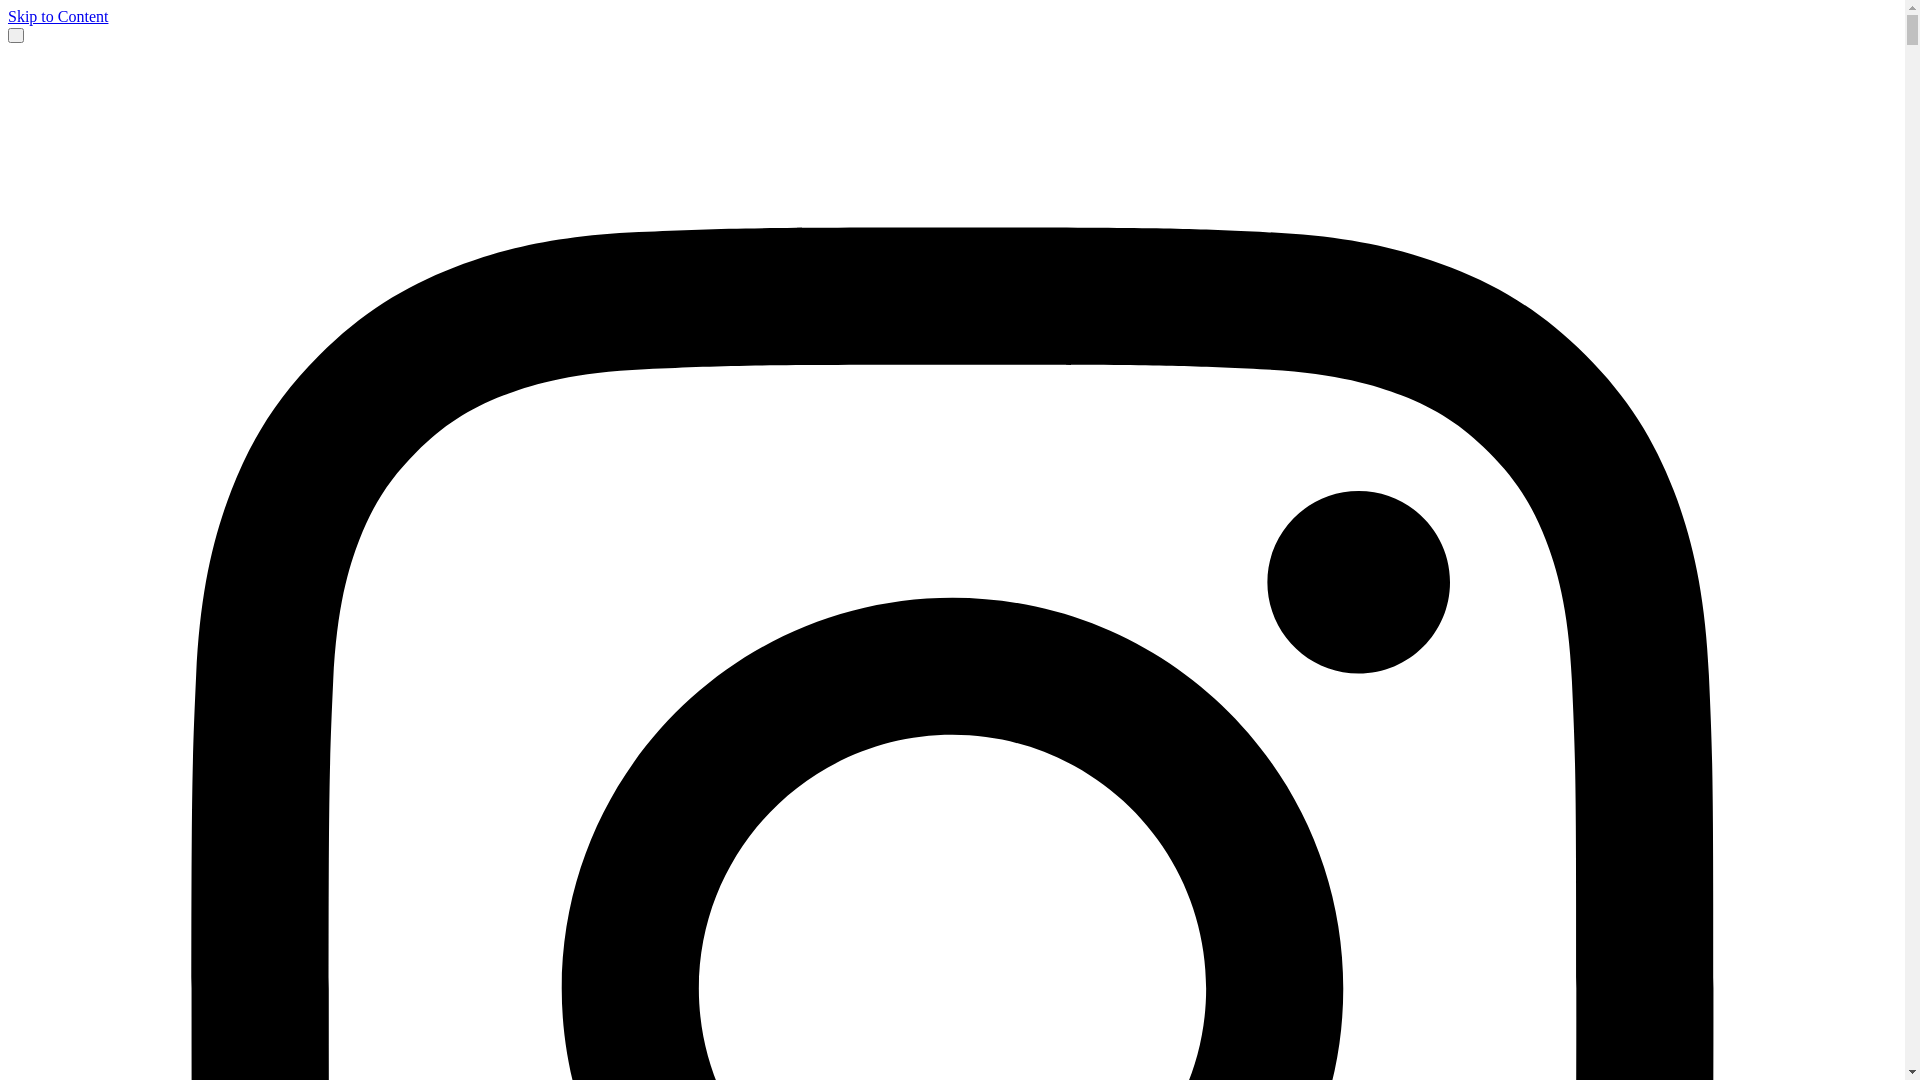  What do you see at coordinates (57, 16) in the screenshot?
I see `'Skip to Content'` at bounding box center [57, 16].